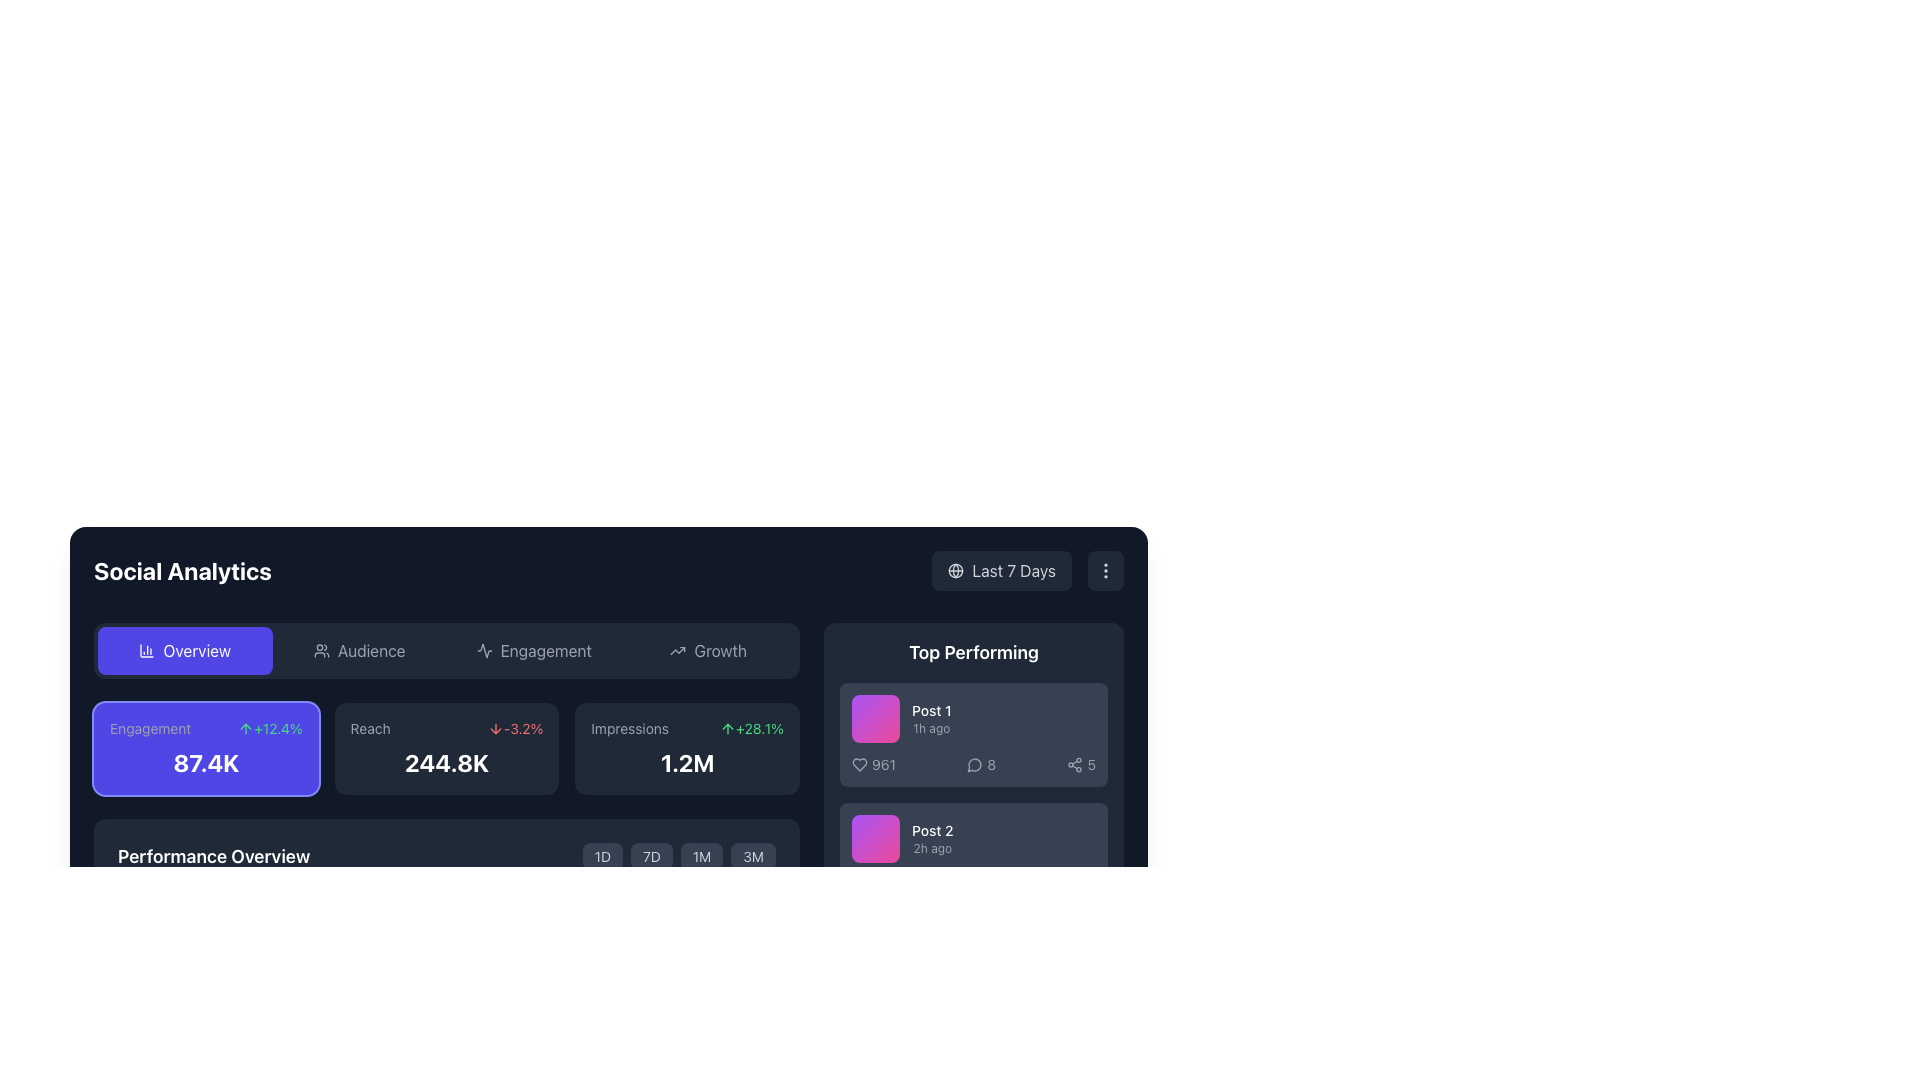  Describe the element at coordinates (955, 570) in the screenshot. I see `circle SVG graphical component that is part of the globe icon located in the top-right corner of the interface near the date range options for 'Last 7 Days'` at that location.